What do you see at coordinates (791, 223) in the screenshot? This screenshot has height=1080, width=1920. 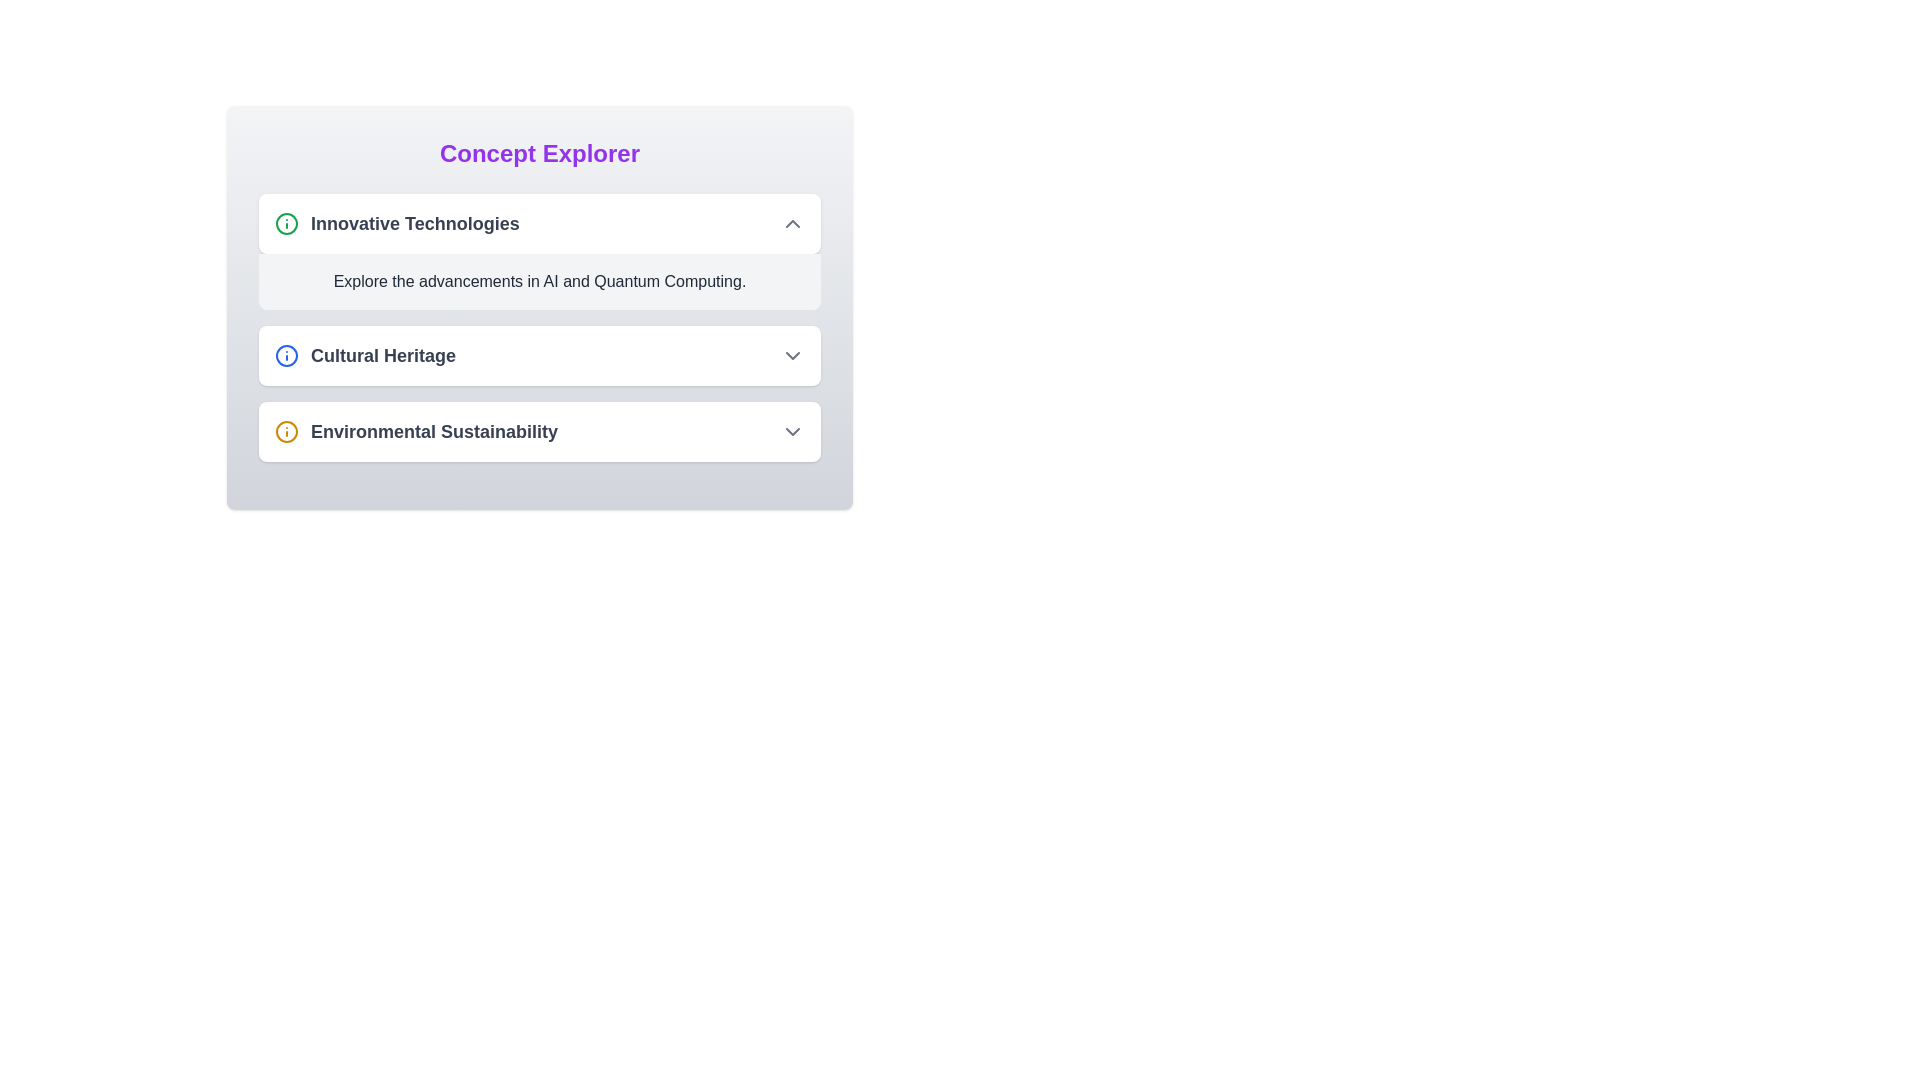 I see `the gray downward-pointing chevron icon located to the right of the text 'Innovative Technologies' in the 'Concept Explorer' panel` at bounding box center [791, 223].